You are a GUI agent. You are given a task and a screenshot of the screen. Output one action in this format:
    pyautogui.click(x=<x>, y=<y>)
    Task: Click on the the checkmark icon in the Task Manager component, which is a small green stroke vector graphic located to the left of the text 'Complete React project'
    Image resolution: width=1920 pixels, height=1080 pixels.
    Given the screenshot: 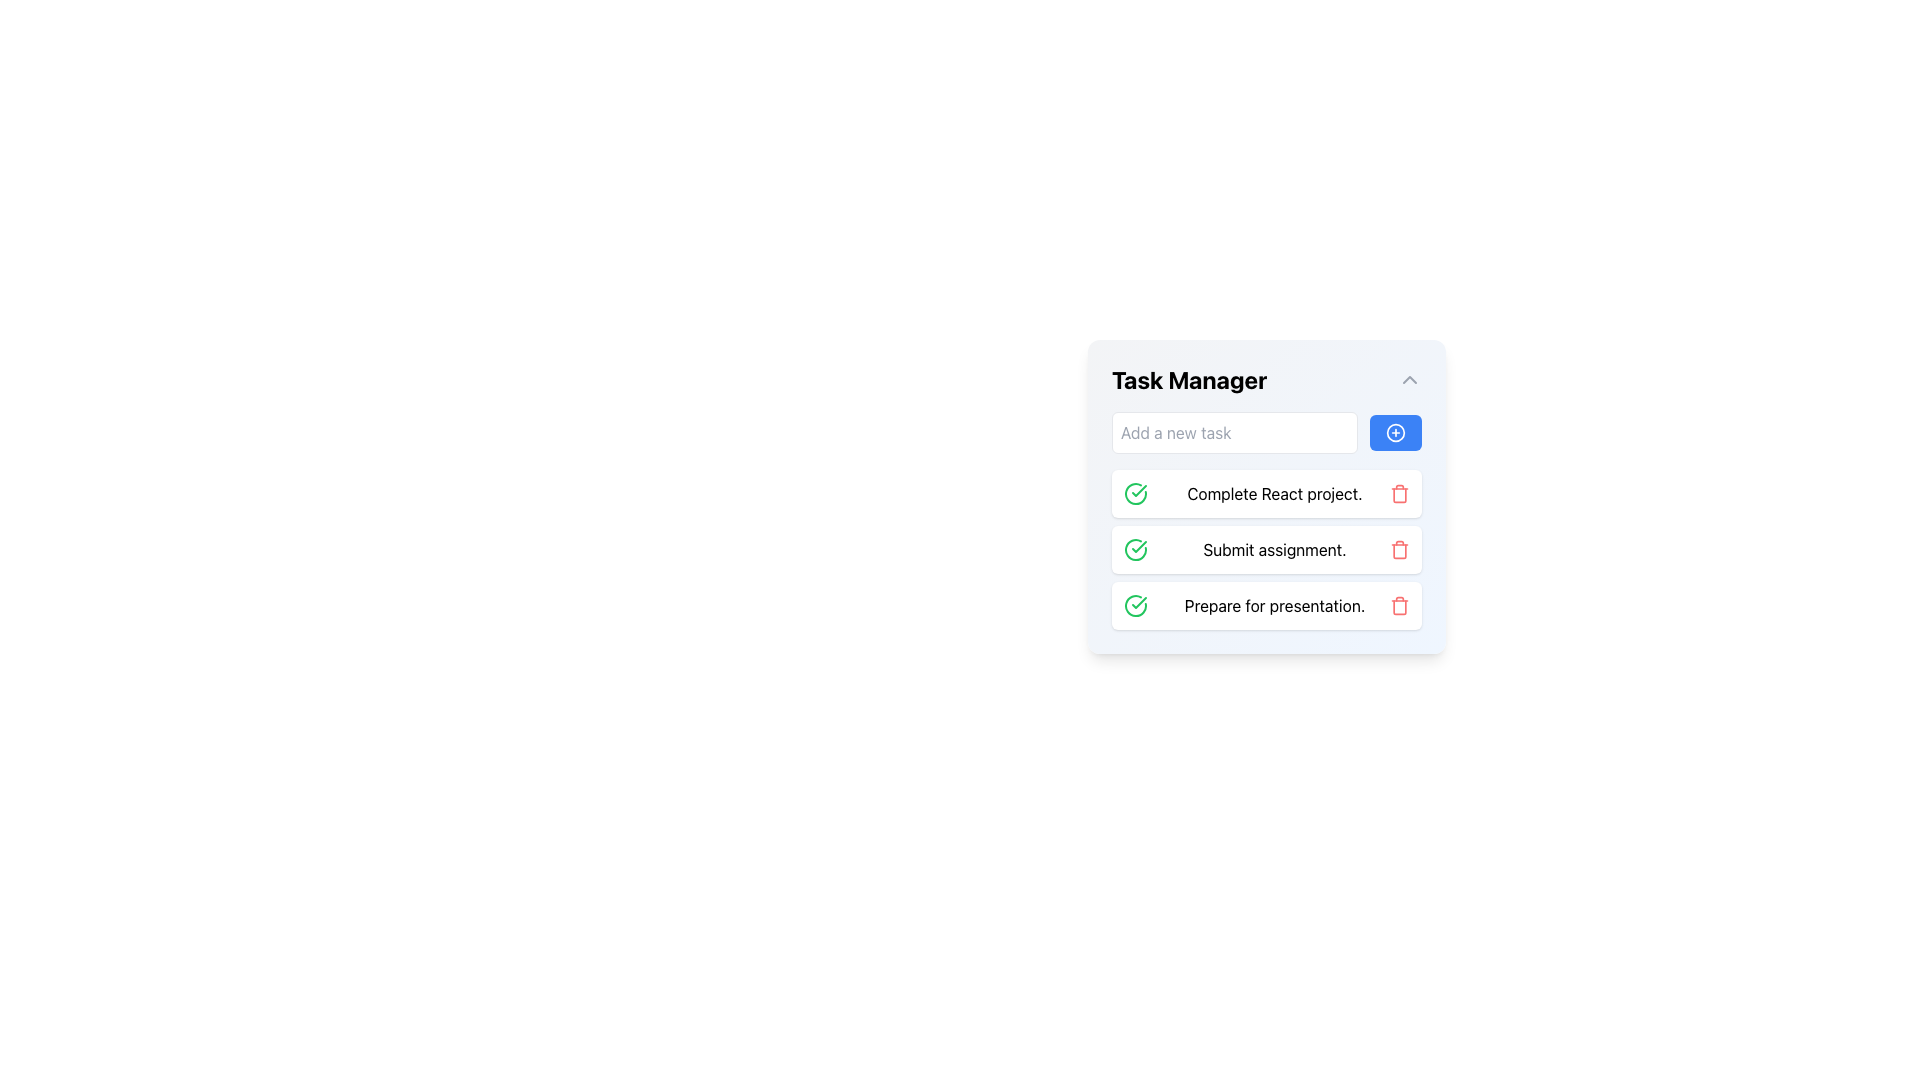 What is the action you would take?
    pyautogui.click(x=1139, y=601)
    